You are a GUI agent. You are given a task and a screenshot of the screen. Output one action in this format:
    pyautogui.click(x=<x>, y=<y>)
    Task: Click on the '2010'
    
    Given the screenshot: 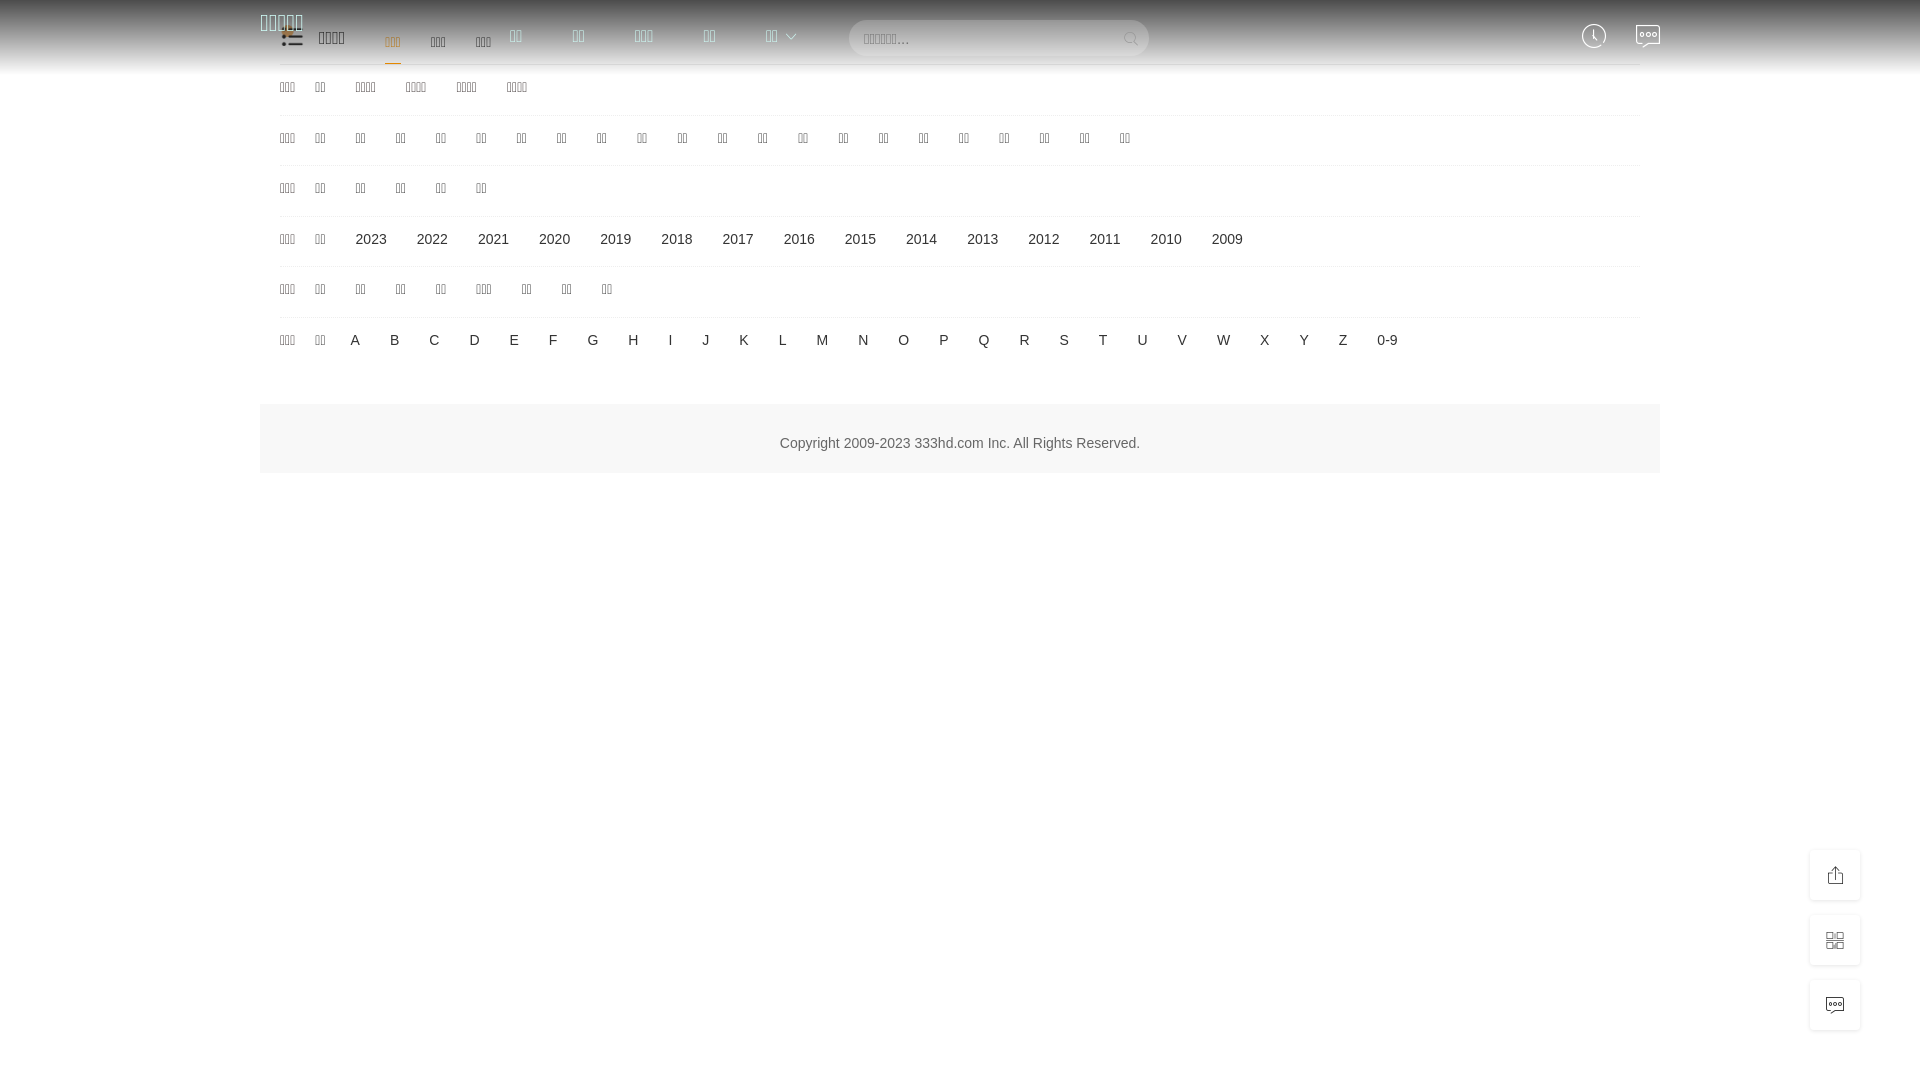 What is the action you would take?
    pyautogui.click(x=1166, y=238)
    